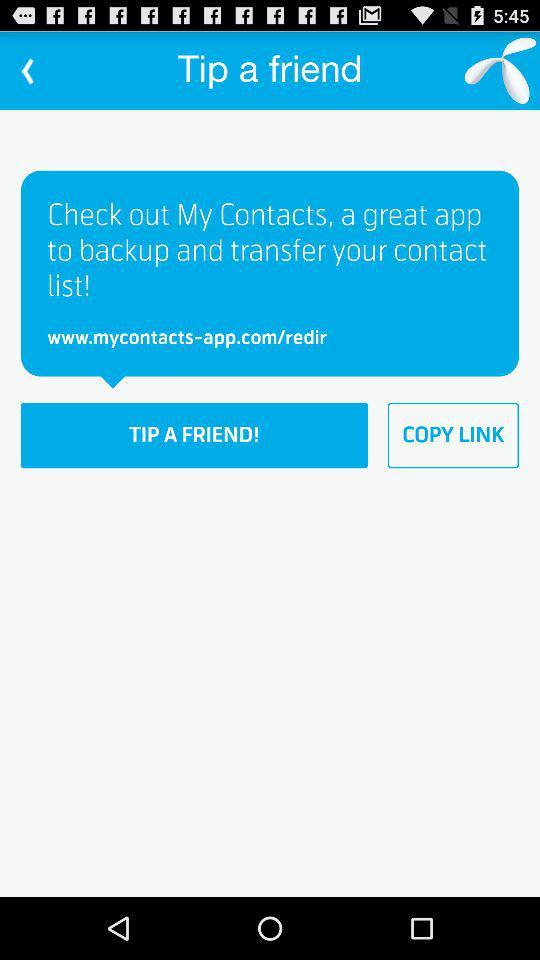  What do you see at coordinates (453, 435) in the screenshot?
I see `item next to tip a friend! icon` at bounding box center [453, 435].